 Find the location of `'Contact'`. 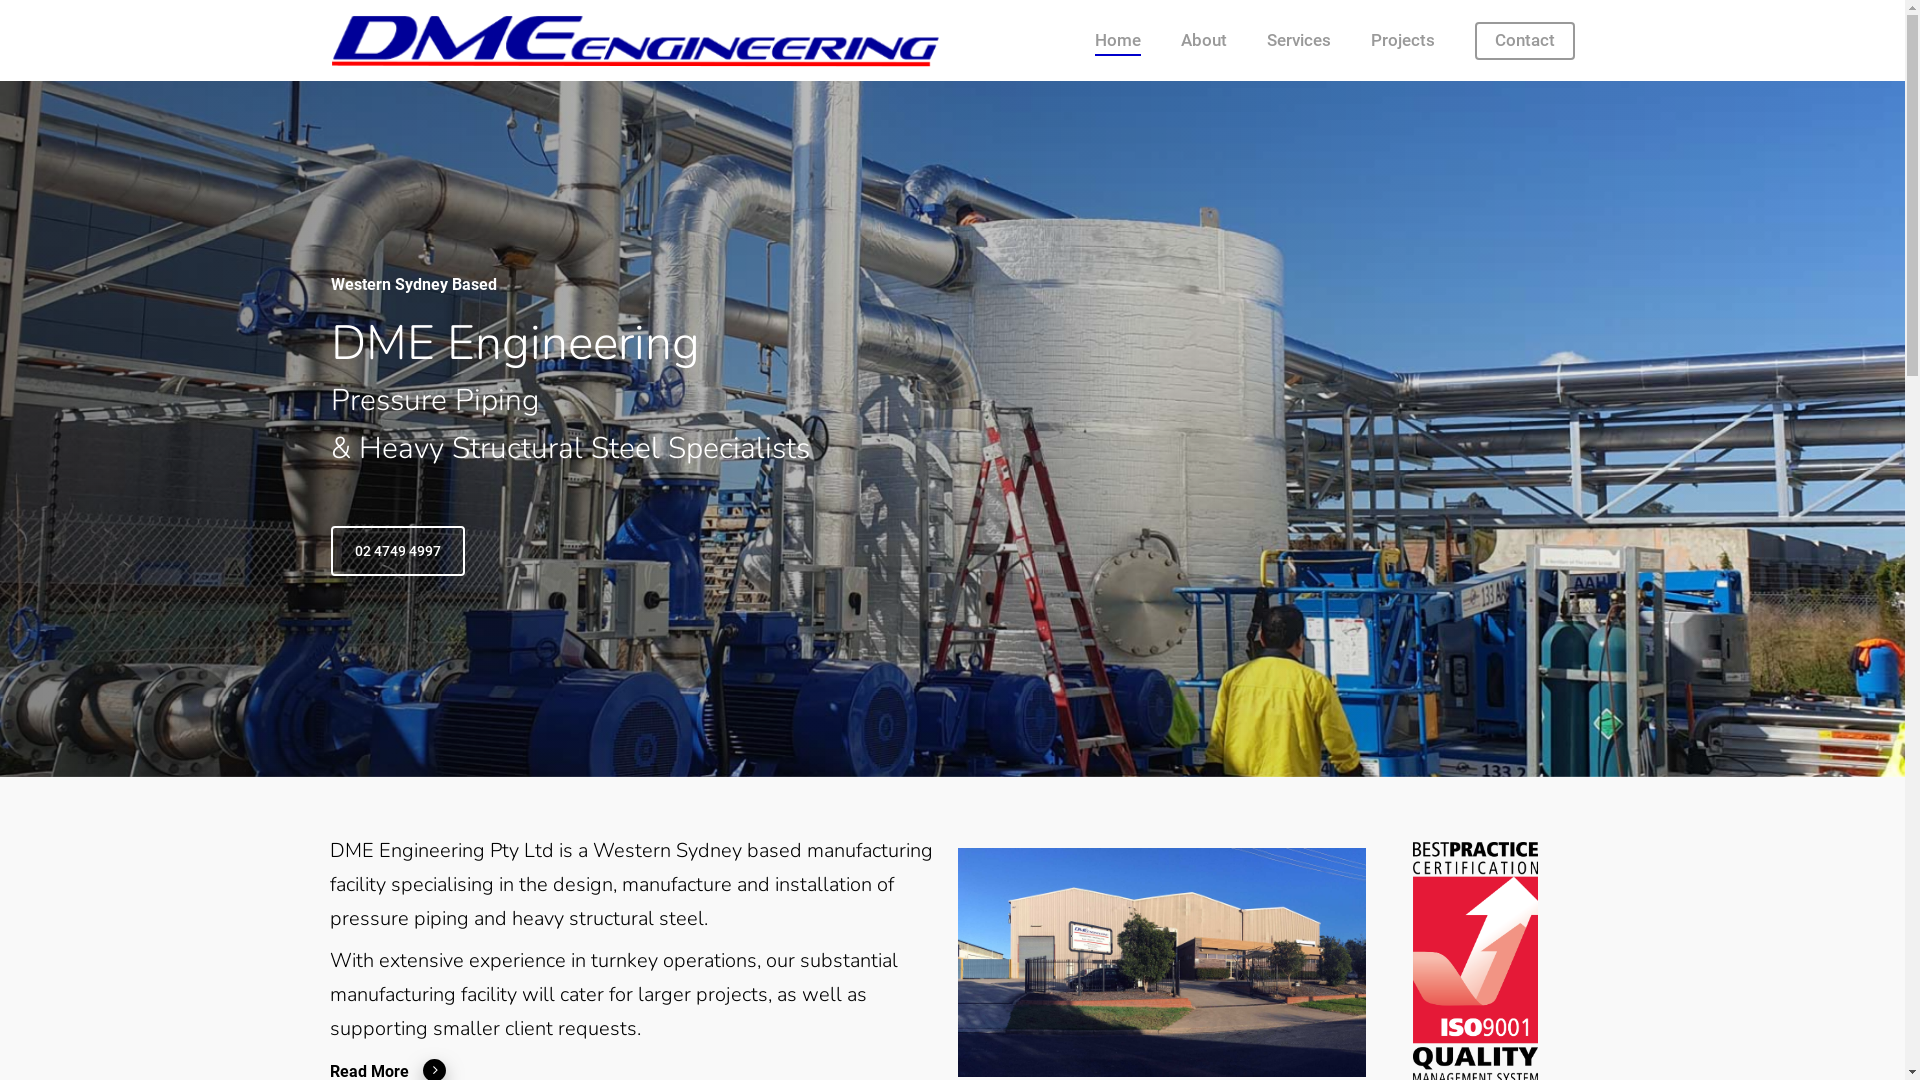

'Contact' is located at coordinates (1524, 40).